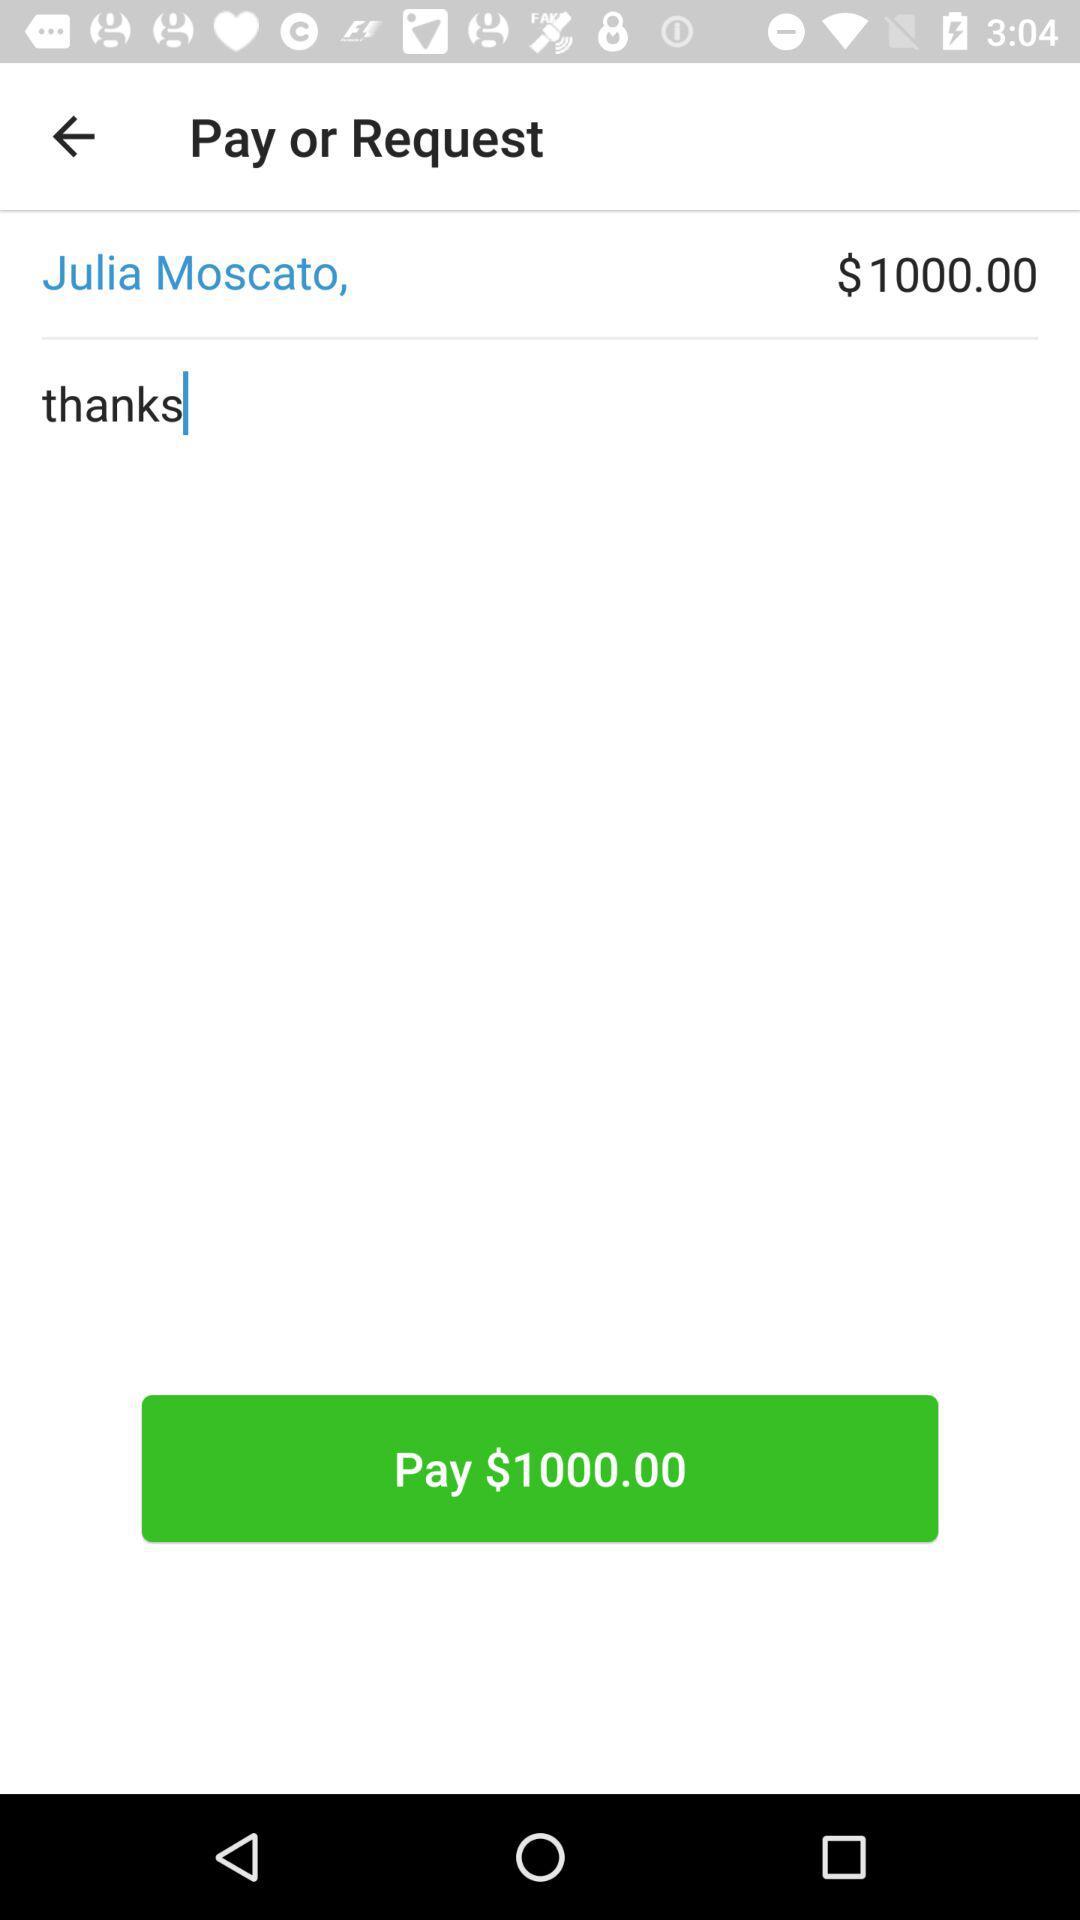  What do you see at coordinates (540, 929) in the screenshot?
I see `thanks icon` at bounding box center [540, 929].